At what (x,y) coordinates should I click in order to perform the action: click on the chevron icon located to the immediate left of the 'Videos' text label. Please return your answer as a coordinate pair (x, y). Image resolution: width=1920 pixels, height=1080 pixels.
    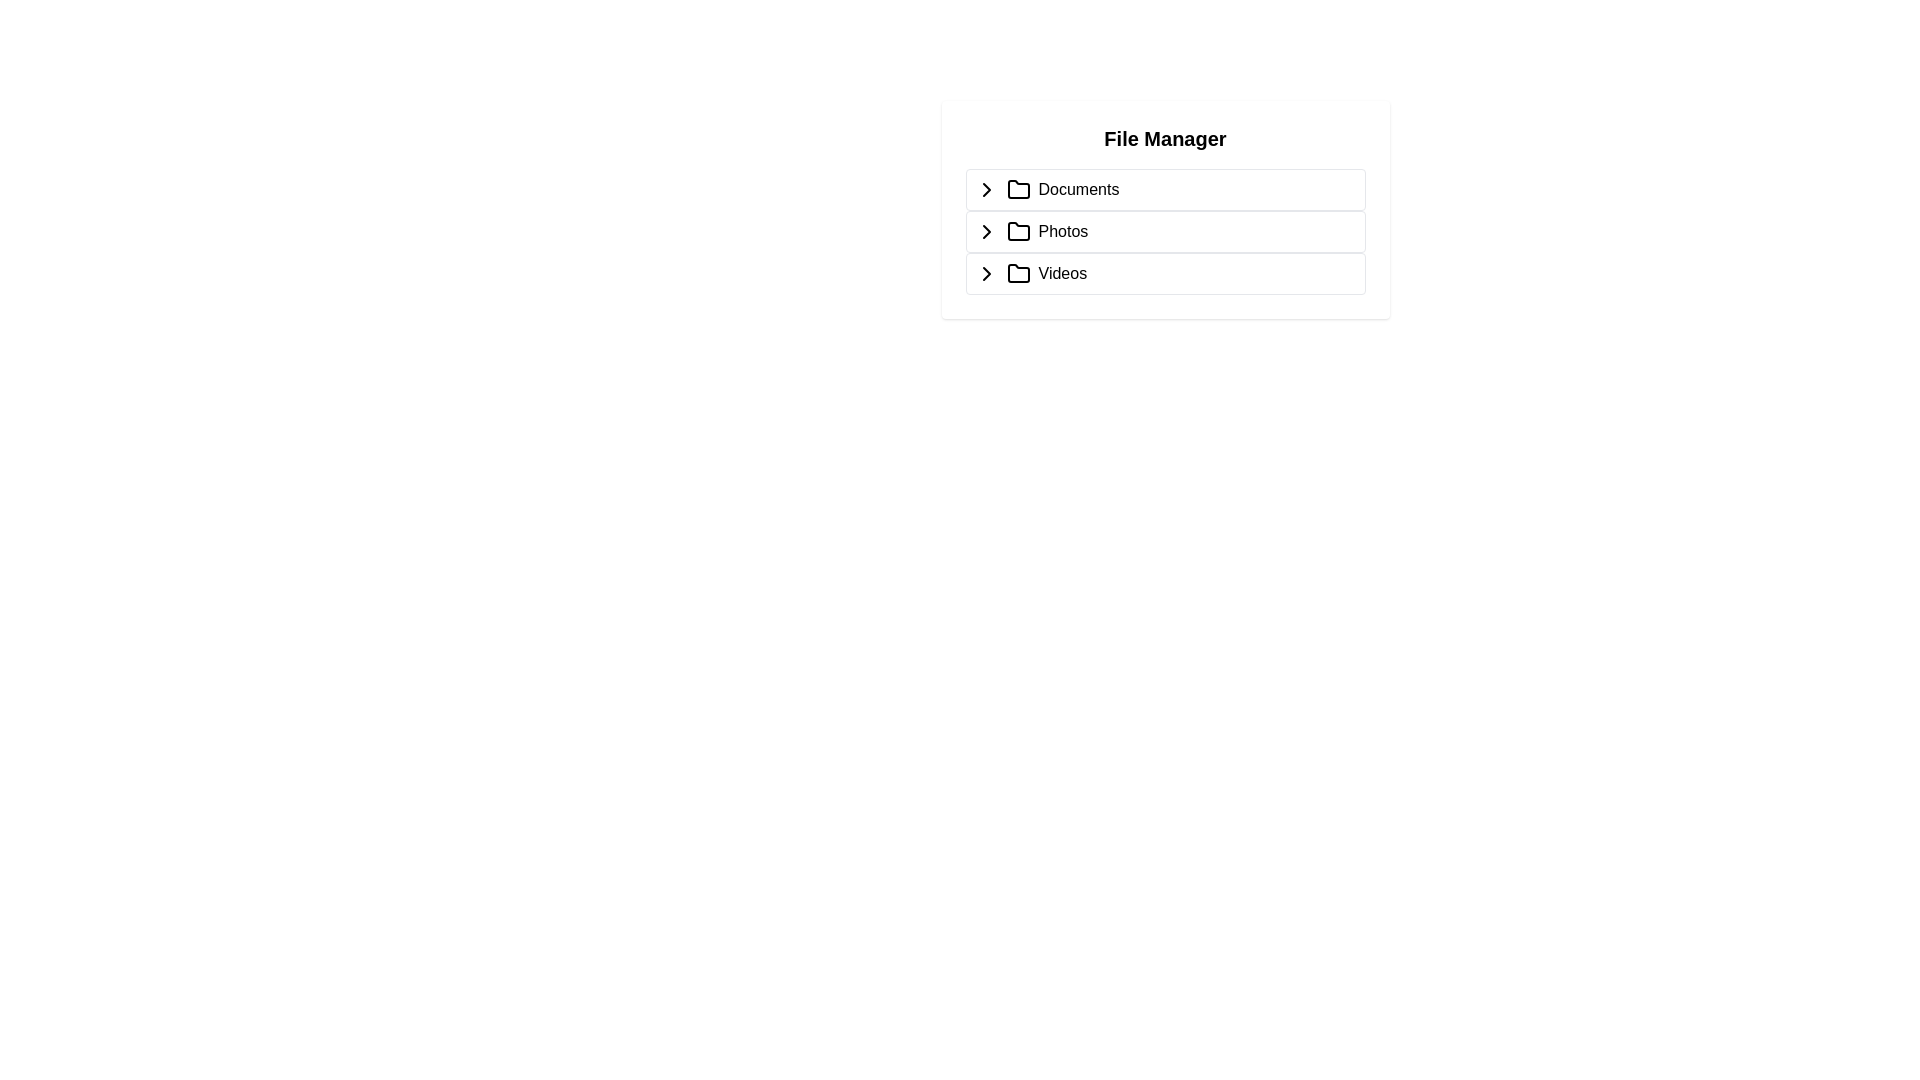
    Looking at the image, I should click on (986, 273).